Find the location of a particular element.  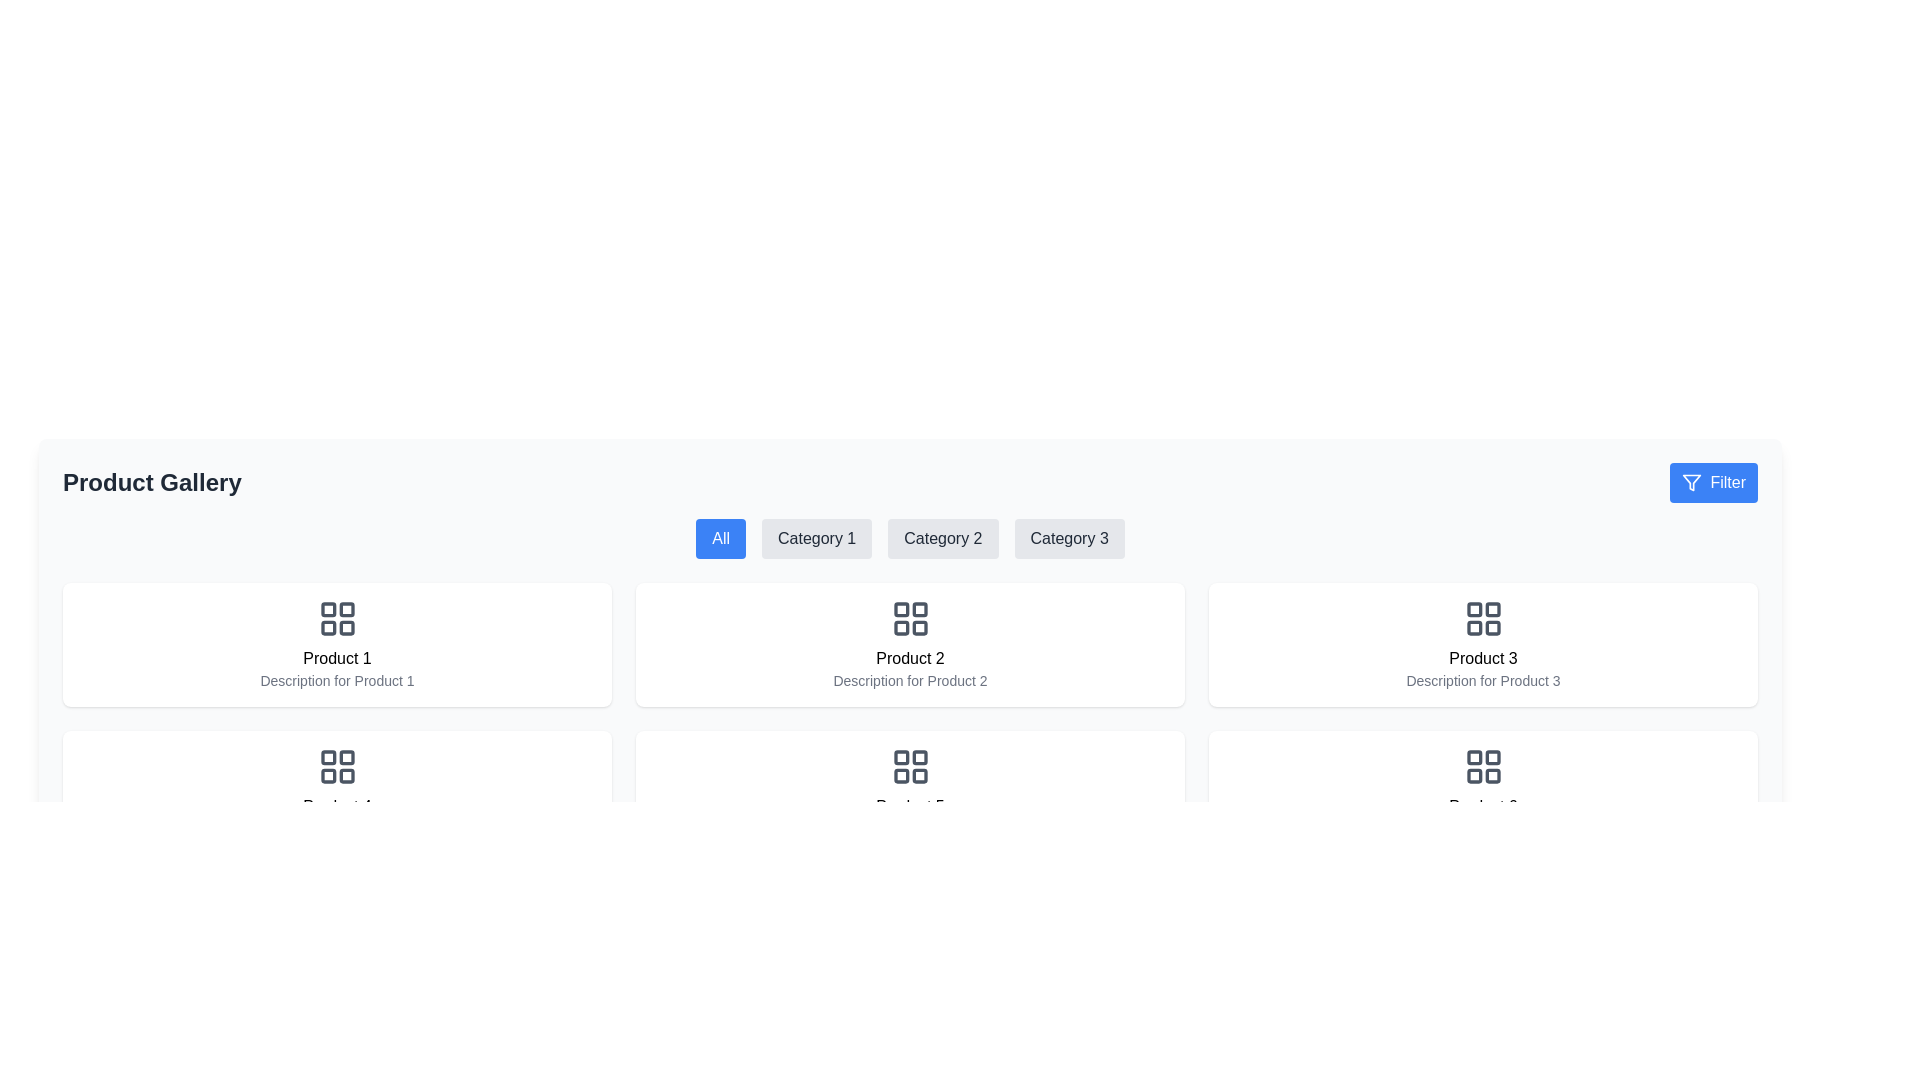

the decorative icon representing 'Product 3', which is the second square in the top row of a 2x2 grid is located at coordinates (1492, 608).